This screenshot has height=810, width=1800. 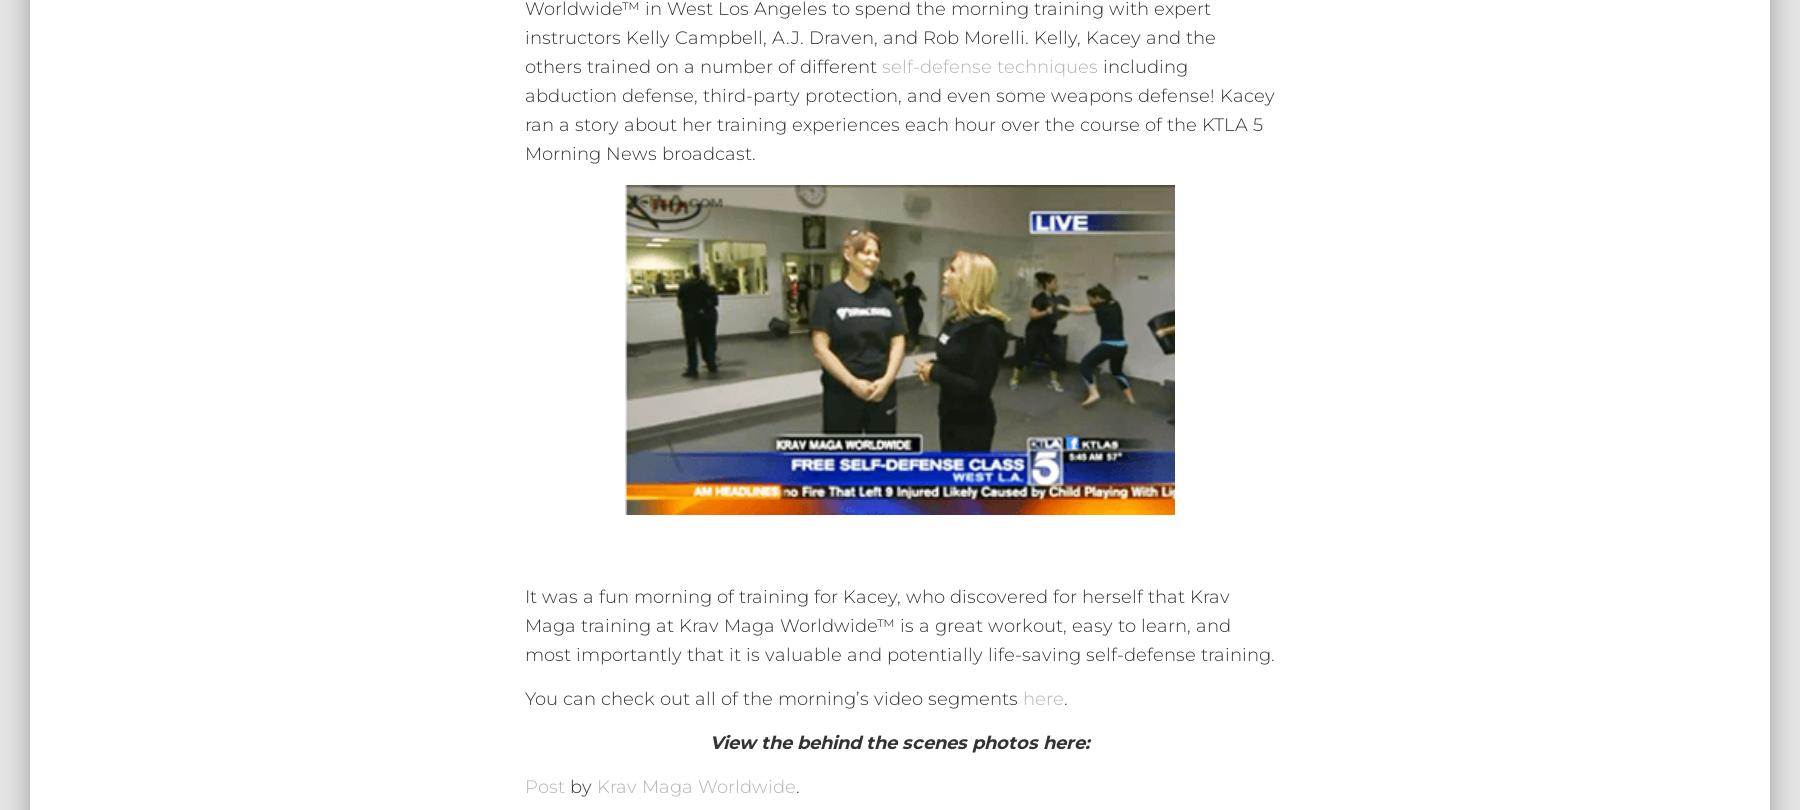 What do you see at coordinates (544, 785) in the screenshot?
I see `'Post'` at bounding box center [544, 785].